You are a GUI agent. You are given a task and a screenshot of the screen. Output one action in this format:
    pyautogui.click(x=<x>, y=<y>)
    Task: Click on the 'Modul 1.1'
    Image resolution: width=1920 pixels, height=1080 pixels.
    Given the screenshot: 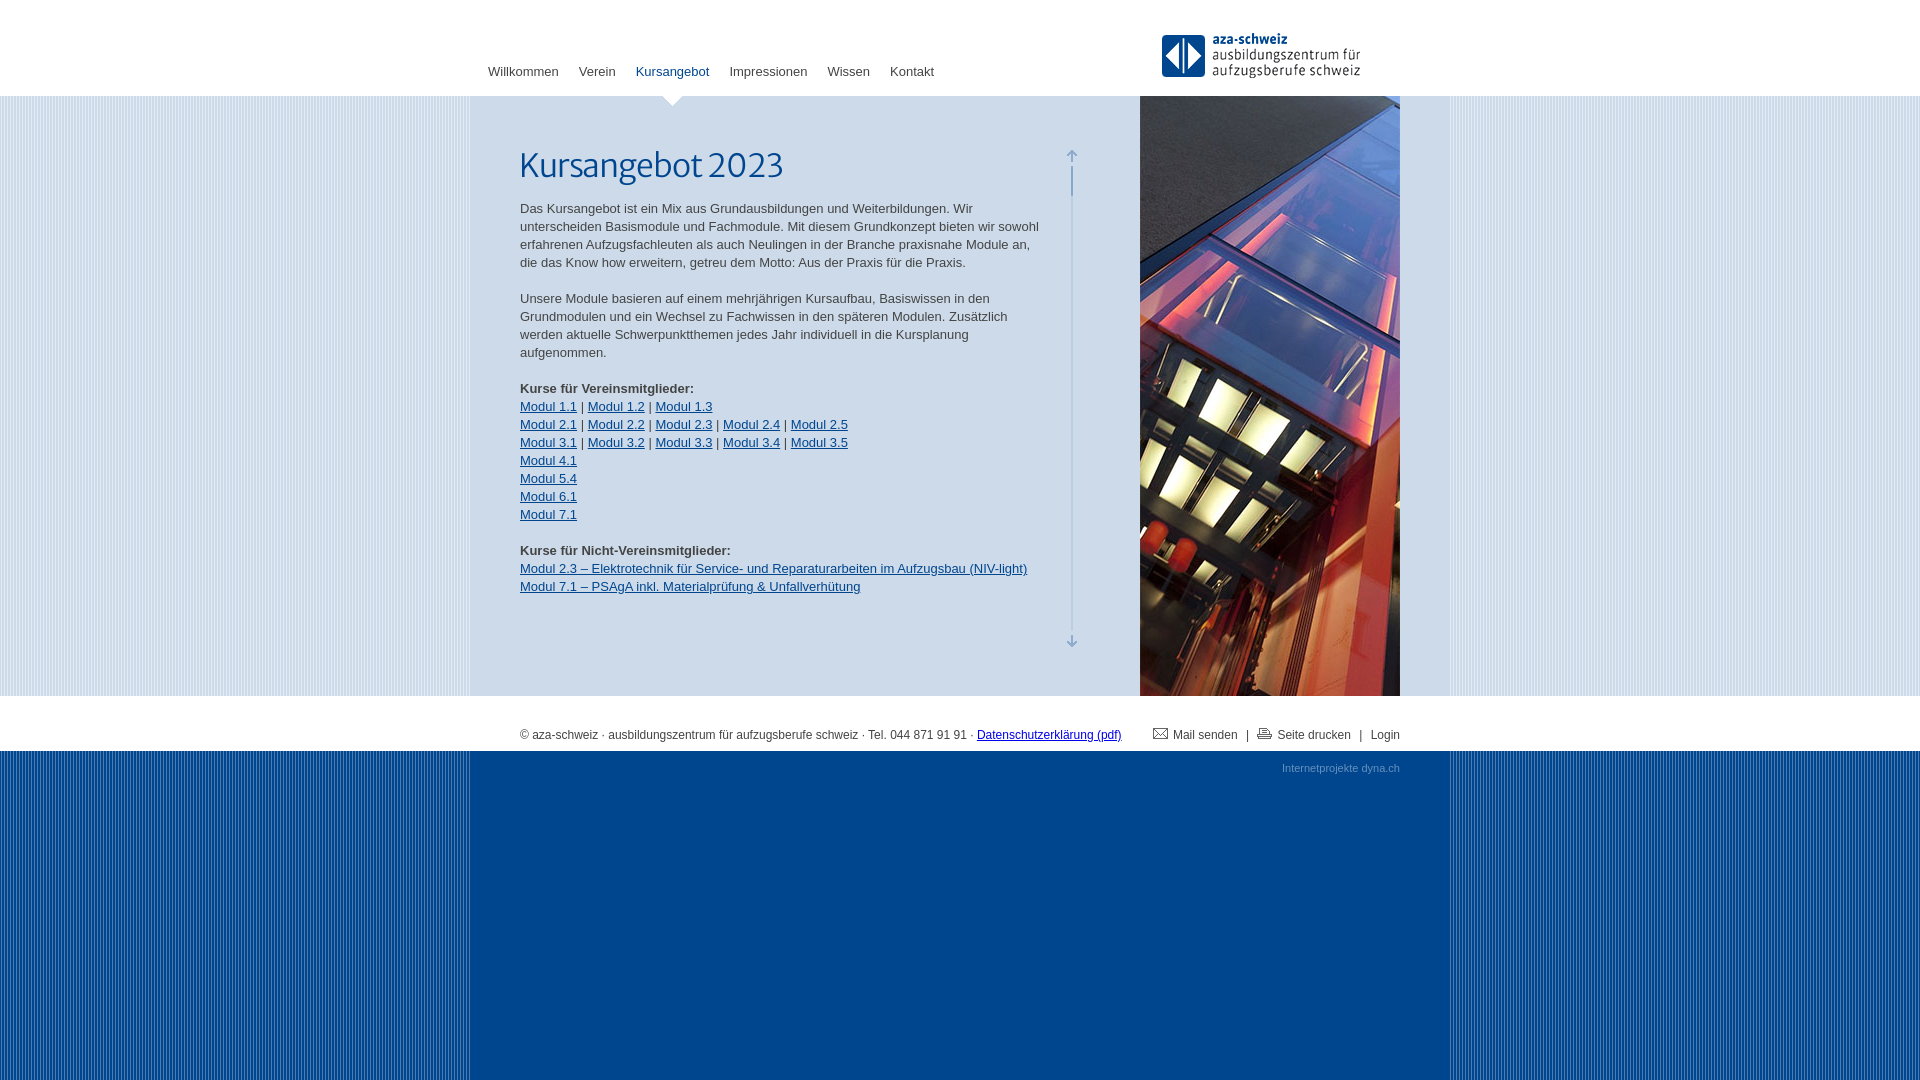 What is the action you would take?
    pyautogui.click(x=548, y=405)
    